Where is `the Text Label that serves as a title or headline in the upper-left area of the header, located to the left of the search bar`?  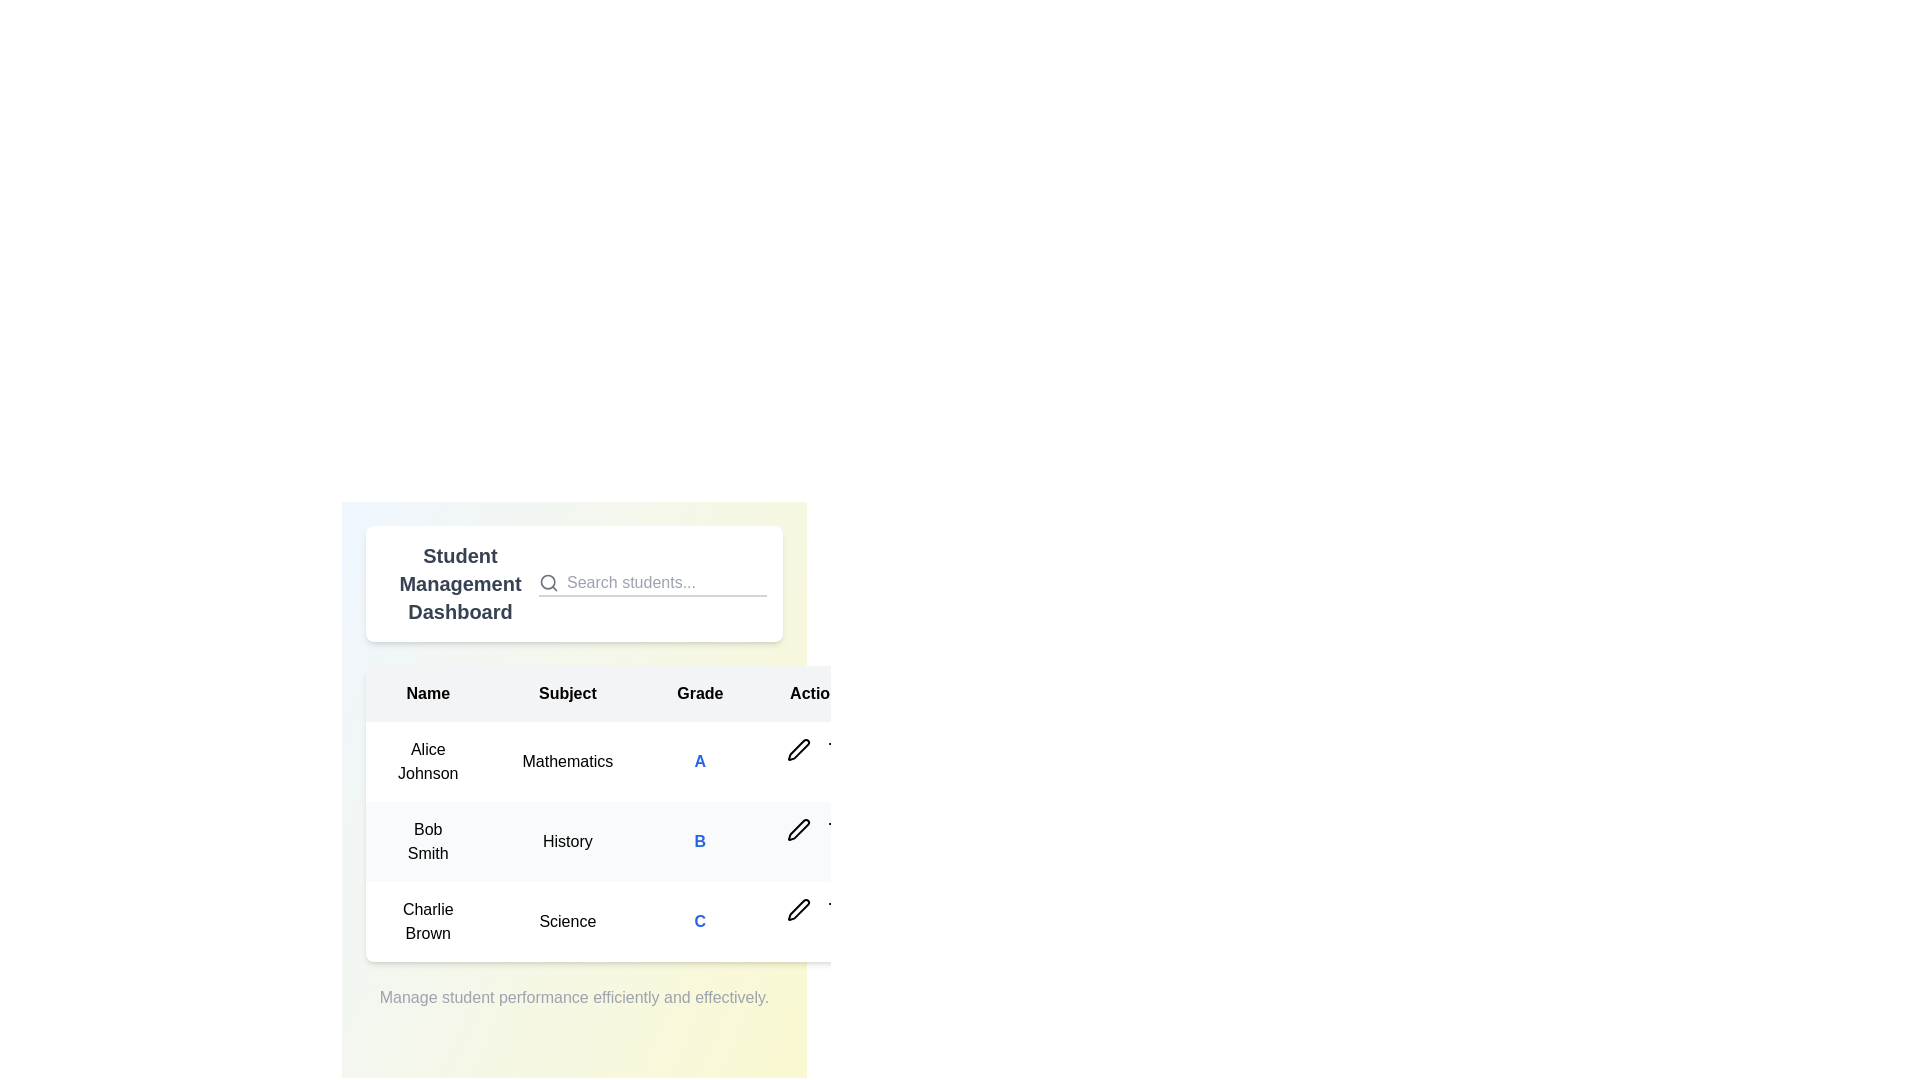 the Text Label that serves as a title or headline in the upper-left area of the header, located to the left of the search bar is located at coordinates (459, 583).